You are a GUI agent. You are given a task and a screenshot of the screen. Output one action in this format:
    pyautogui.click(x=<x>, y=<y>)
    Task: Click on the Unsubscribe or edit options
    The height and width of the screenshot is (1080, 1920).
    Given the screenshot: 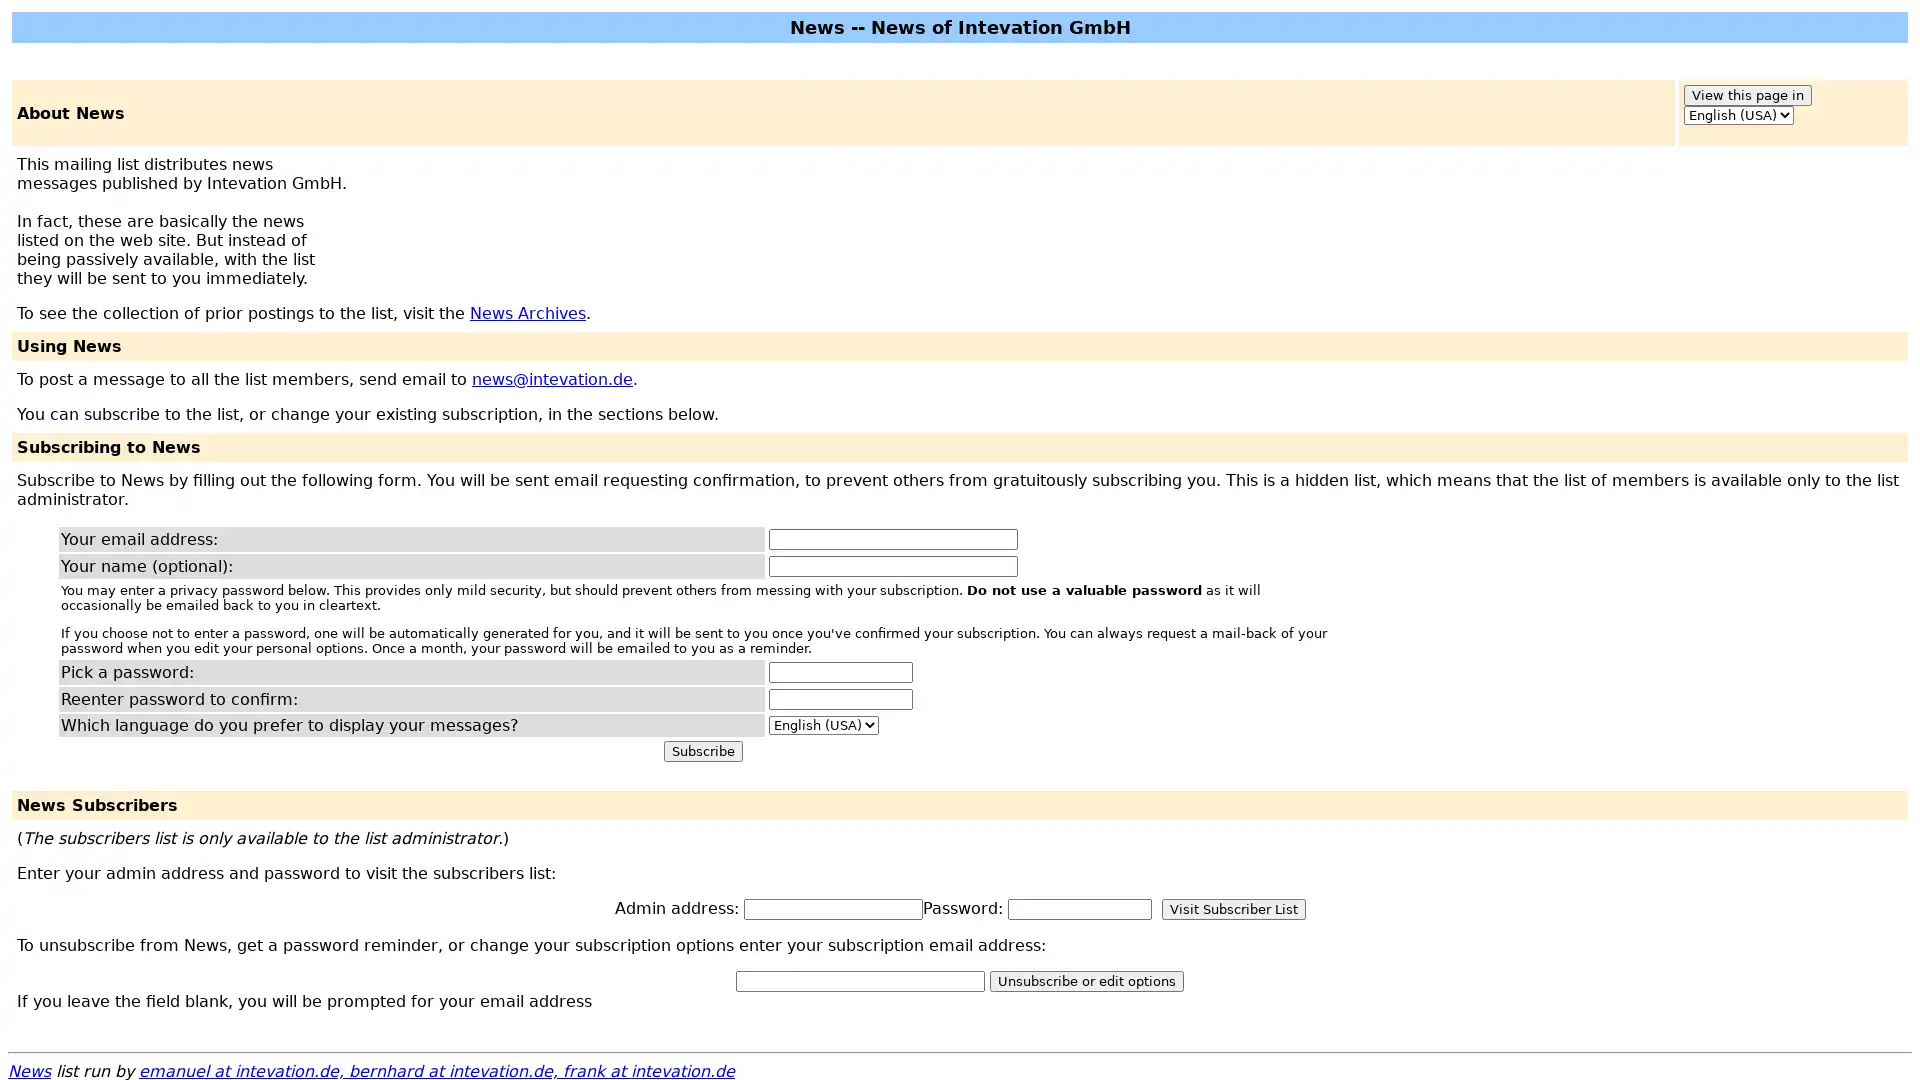 What is the action you would take?
    pyautogui.click(x=1085, y=980)
    